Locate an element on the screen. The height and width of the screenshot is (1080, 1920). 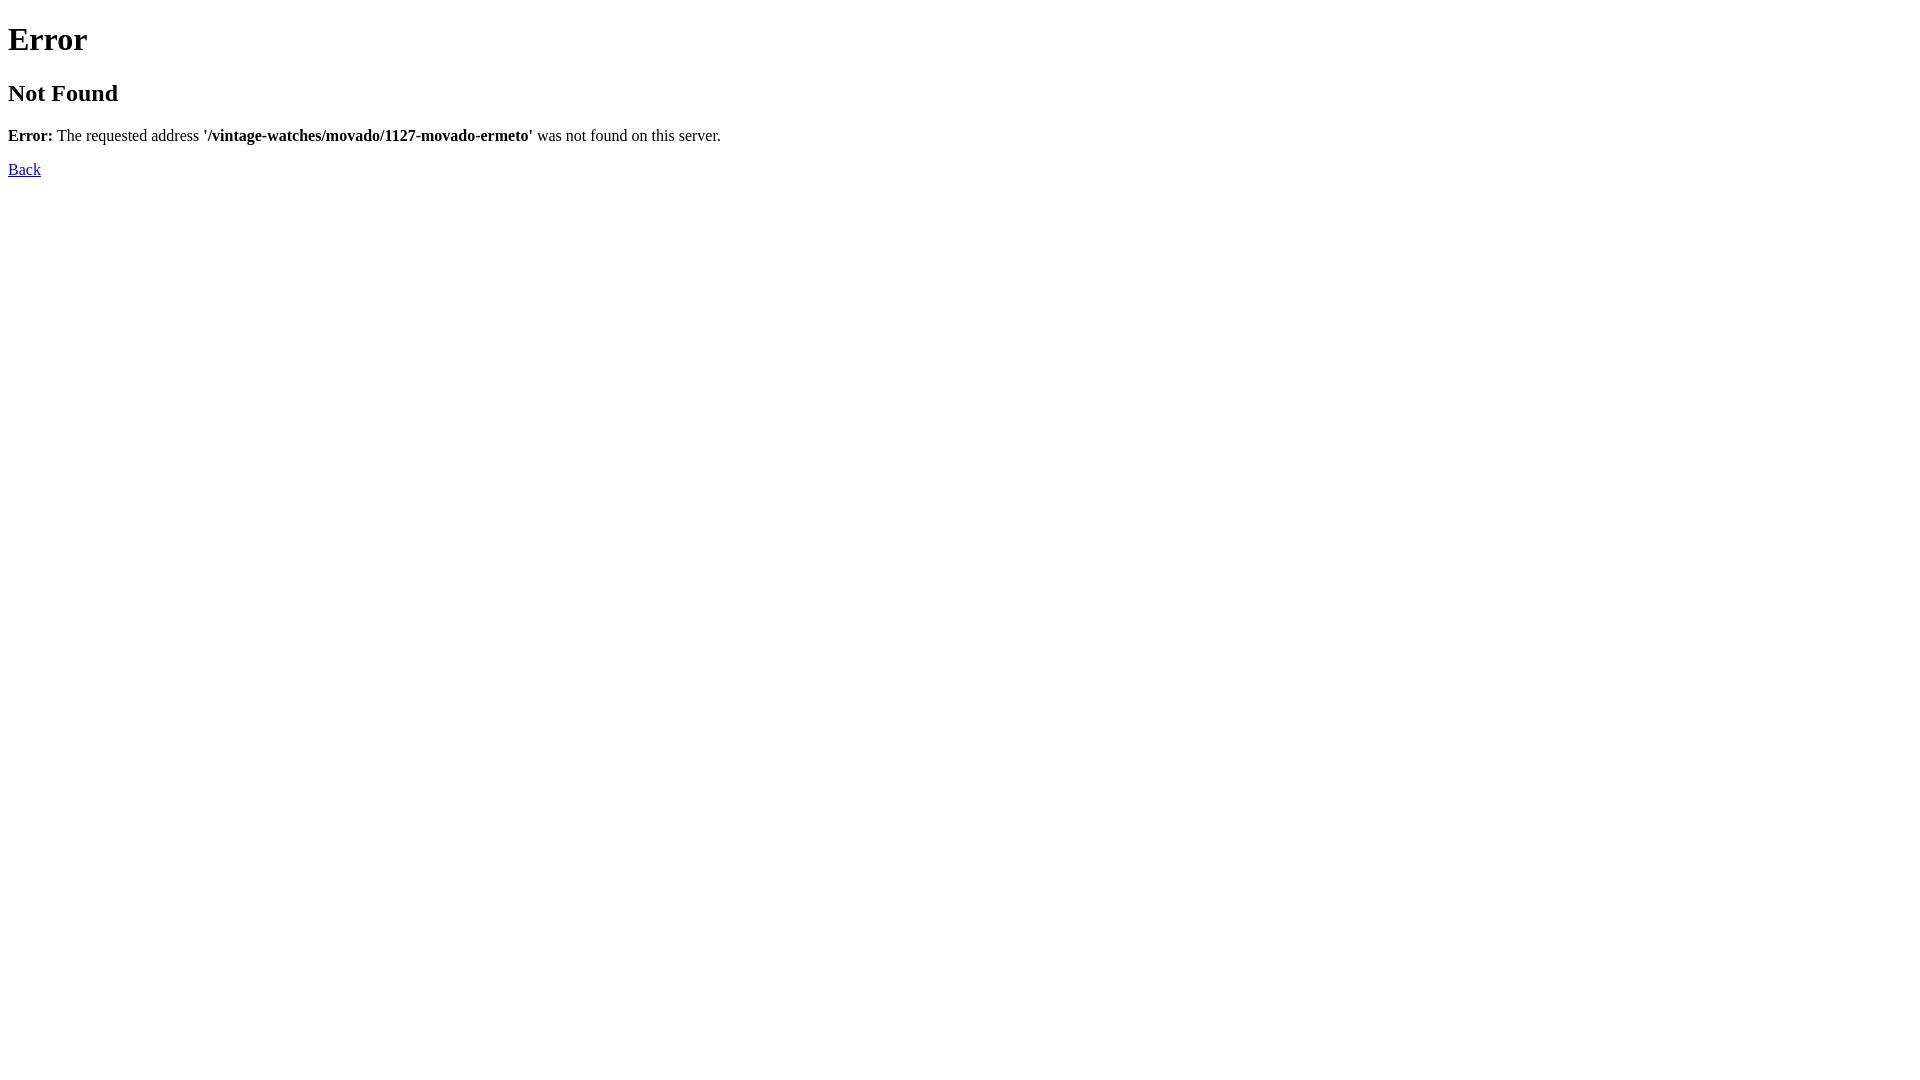
'Back' is located at coordinates (24, 168).